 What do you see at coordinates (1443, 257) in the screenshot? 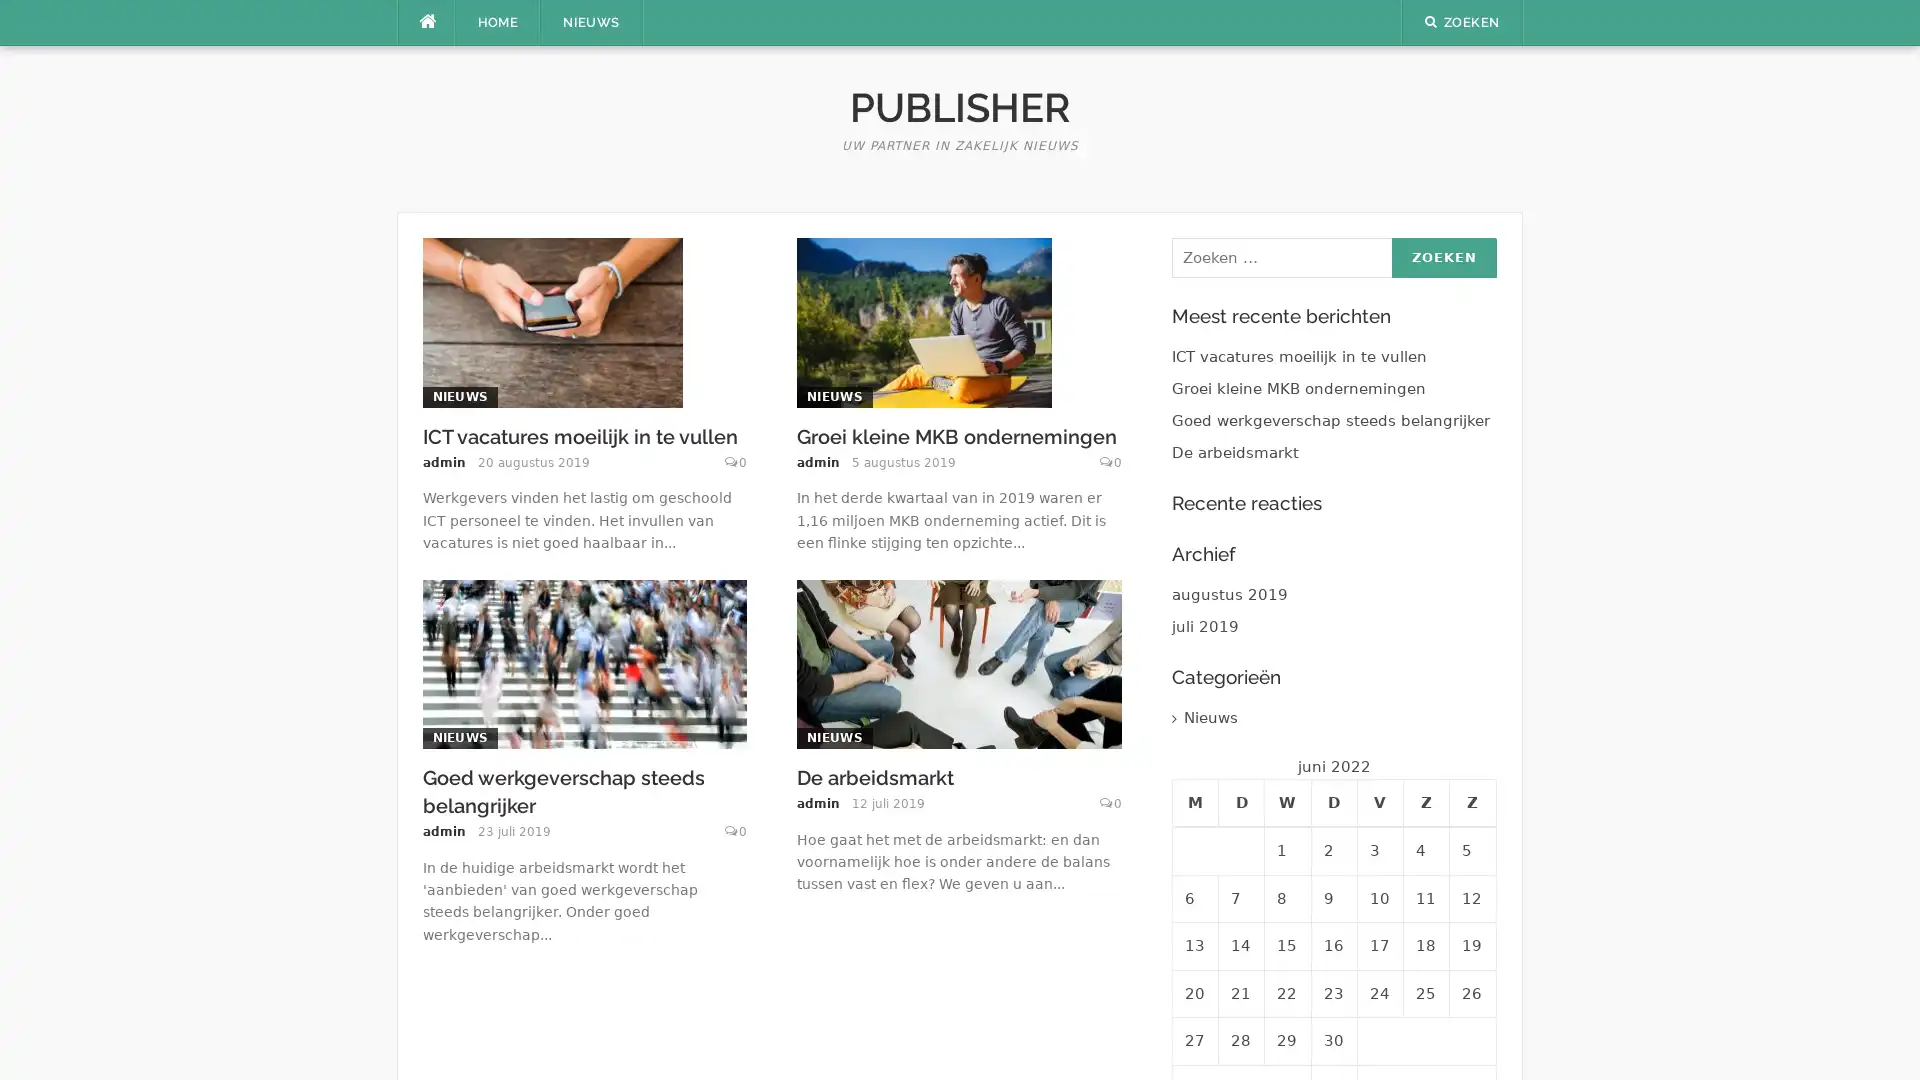
I see `Zoeken` at bounding box center [1443, 257].